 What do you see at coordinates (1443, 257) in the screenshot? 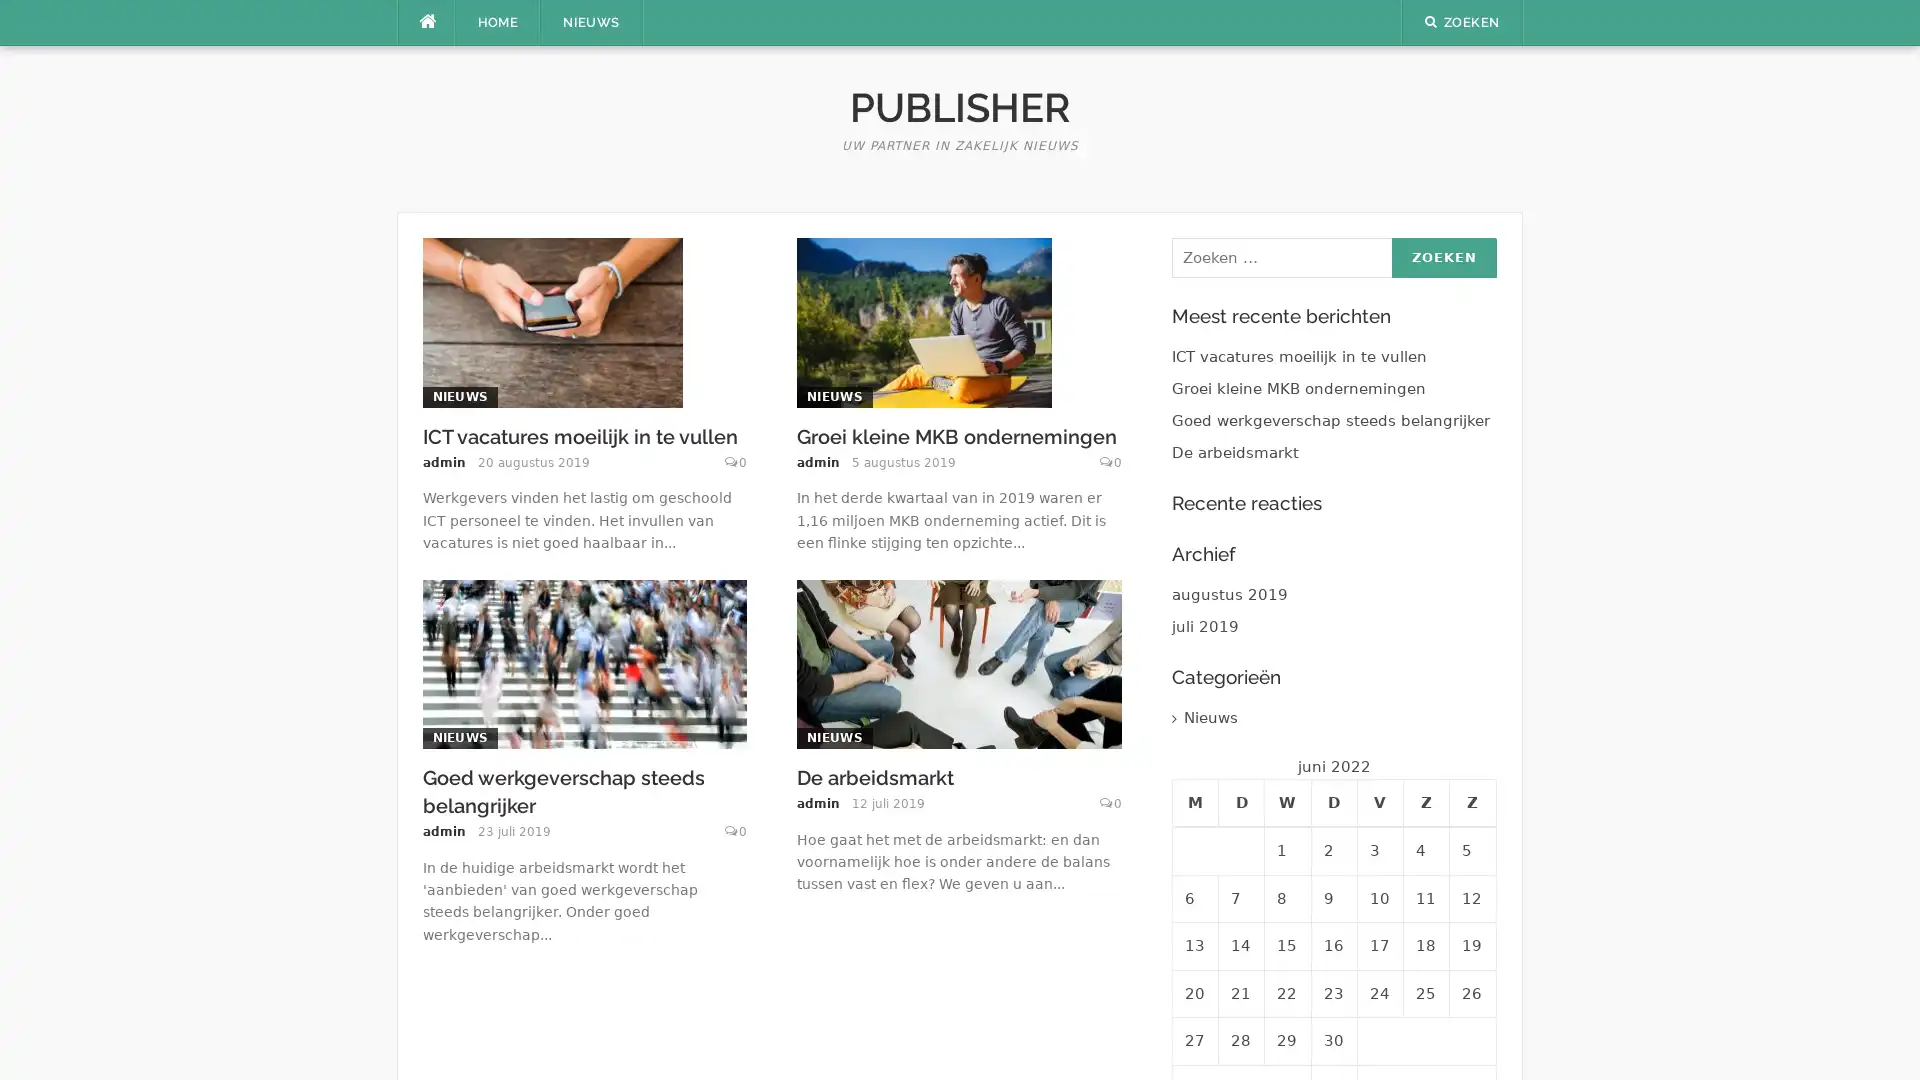
I see `Zoeken` at bounding box center [1443, 257].